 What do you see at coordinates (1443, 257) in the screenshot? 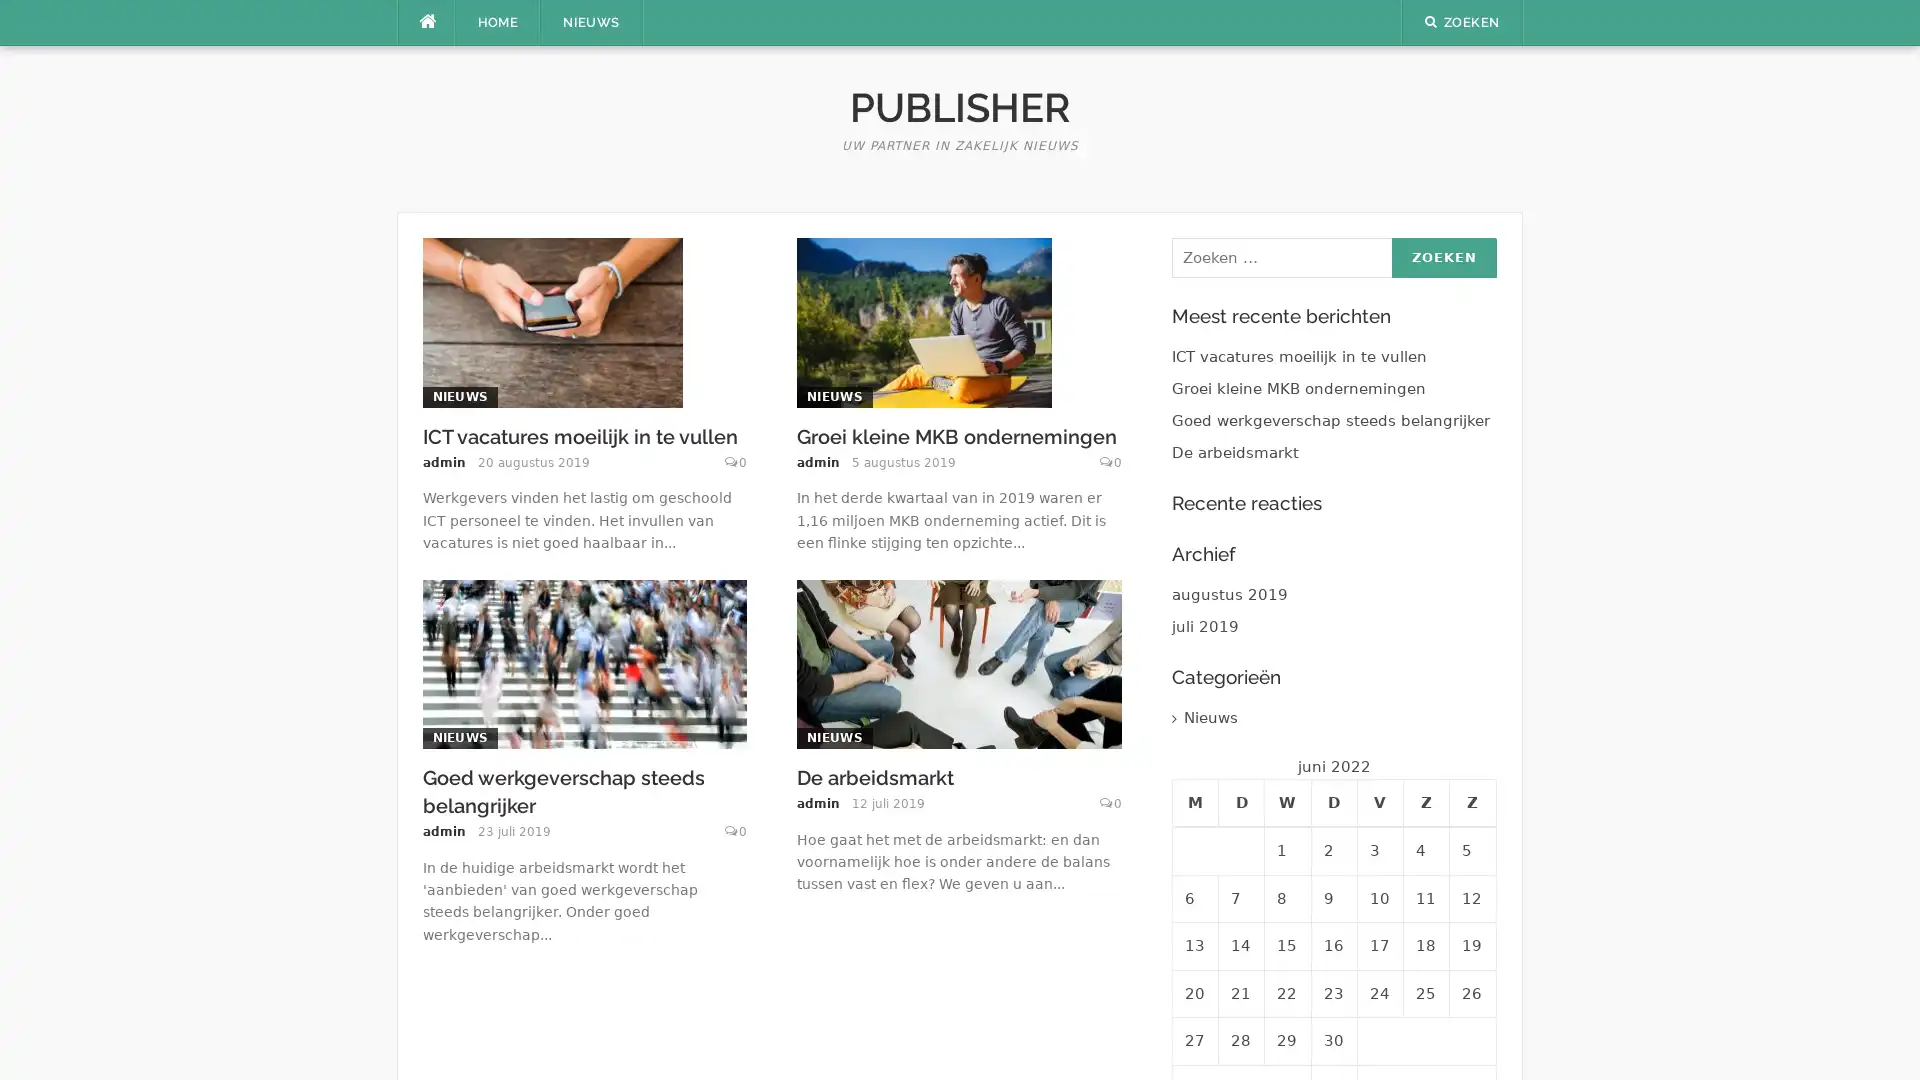
I see `Zoeken` at bounding box center [1443, 257].